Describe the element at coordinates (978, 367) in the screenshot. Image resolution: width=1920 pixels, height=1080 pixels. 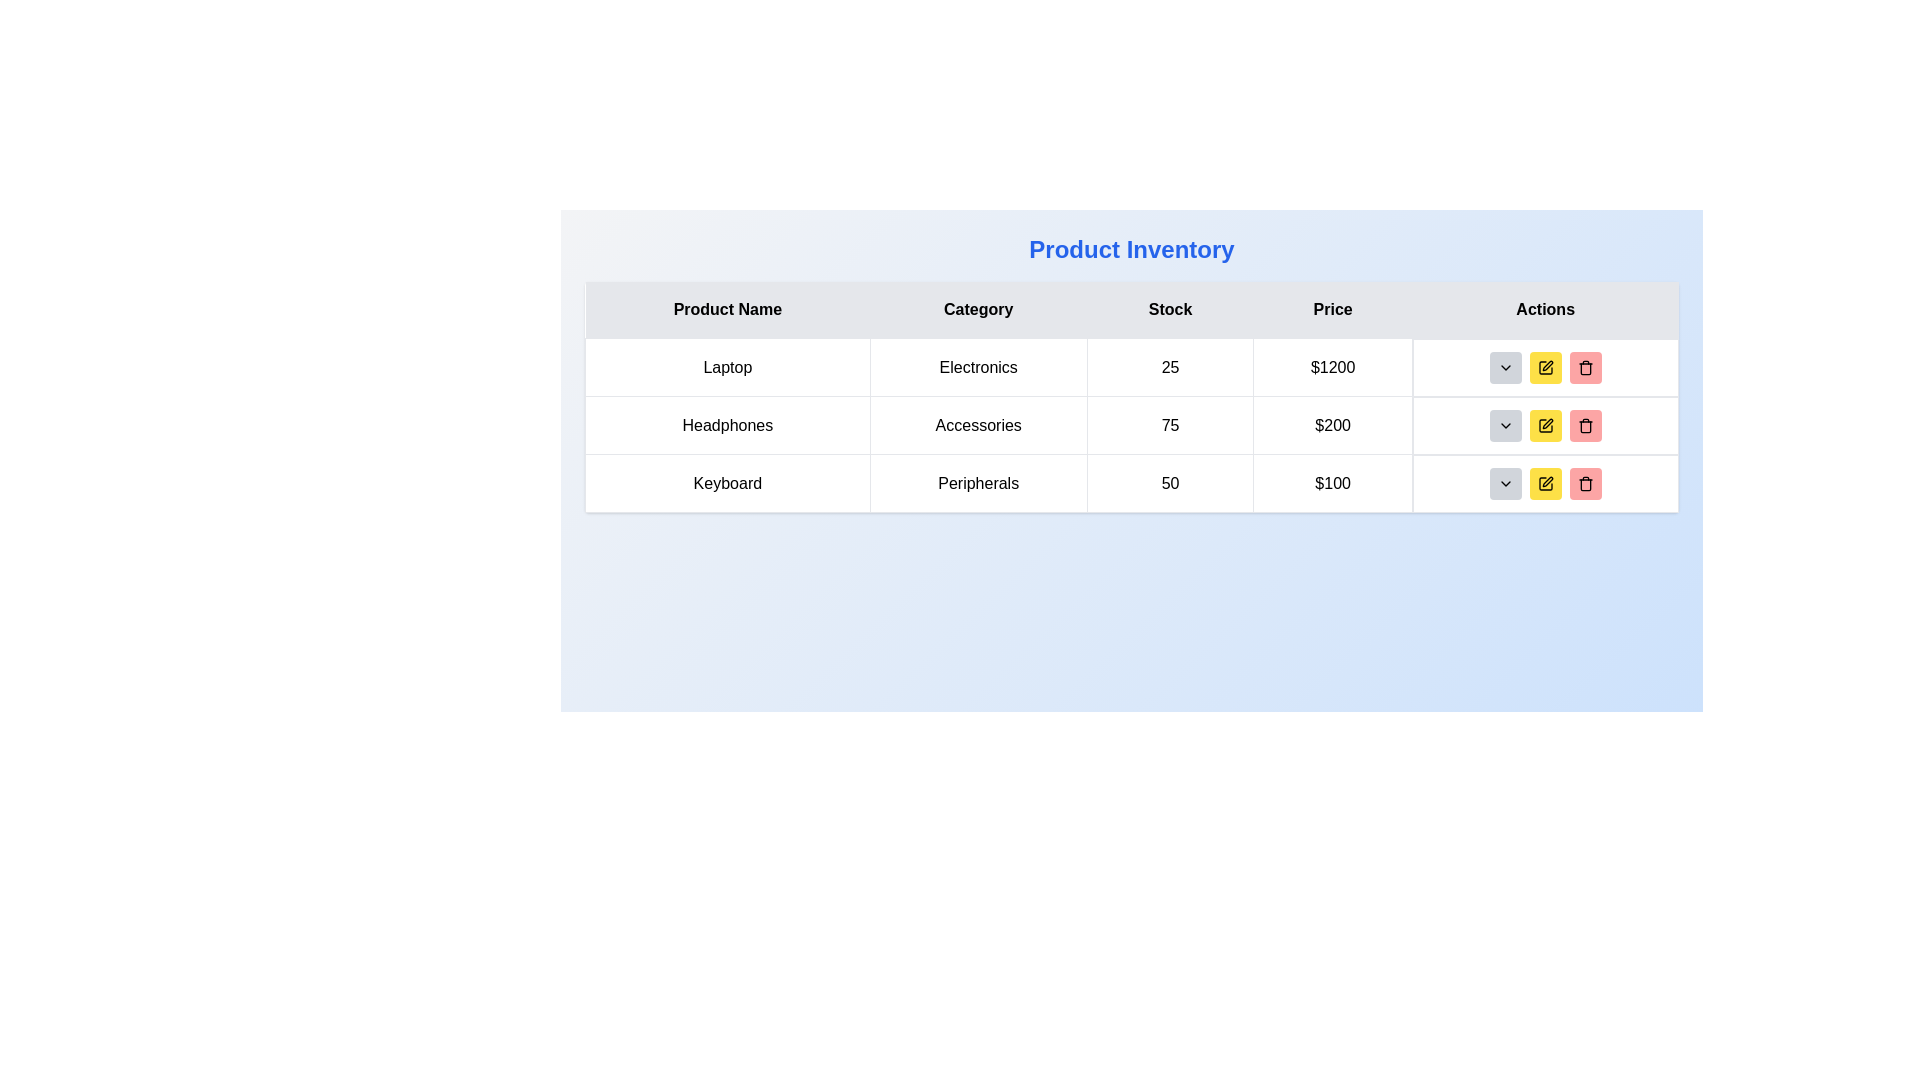
I see `the table cell that labels the product category as 'Electronics' in the 'Product Inventory' table` at that location.